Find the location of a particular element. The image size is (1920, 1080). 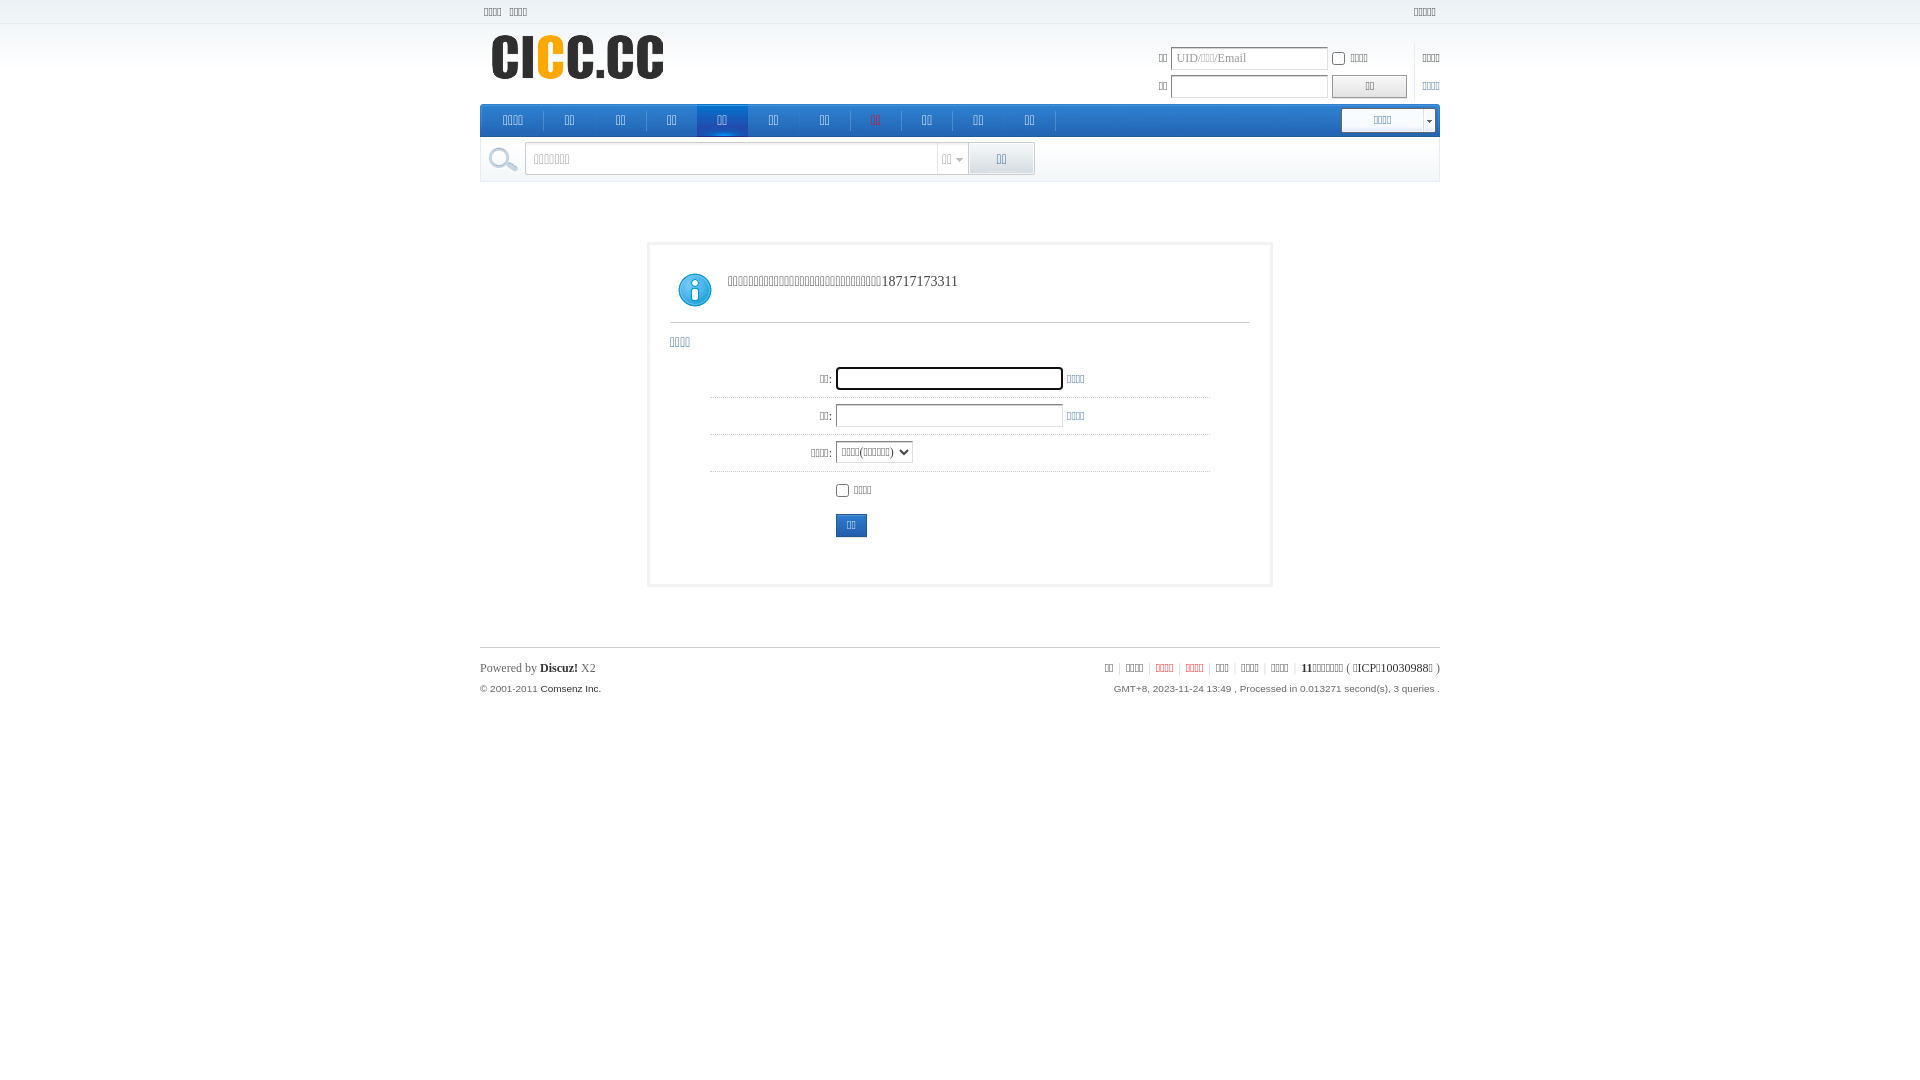

'Comsenz Inc.' is located at coordinates (569, 687).